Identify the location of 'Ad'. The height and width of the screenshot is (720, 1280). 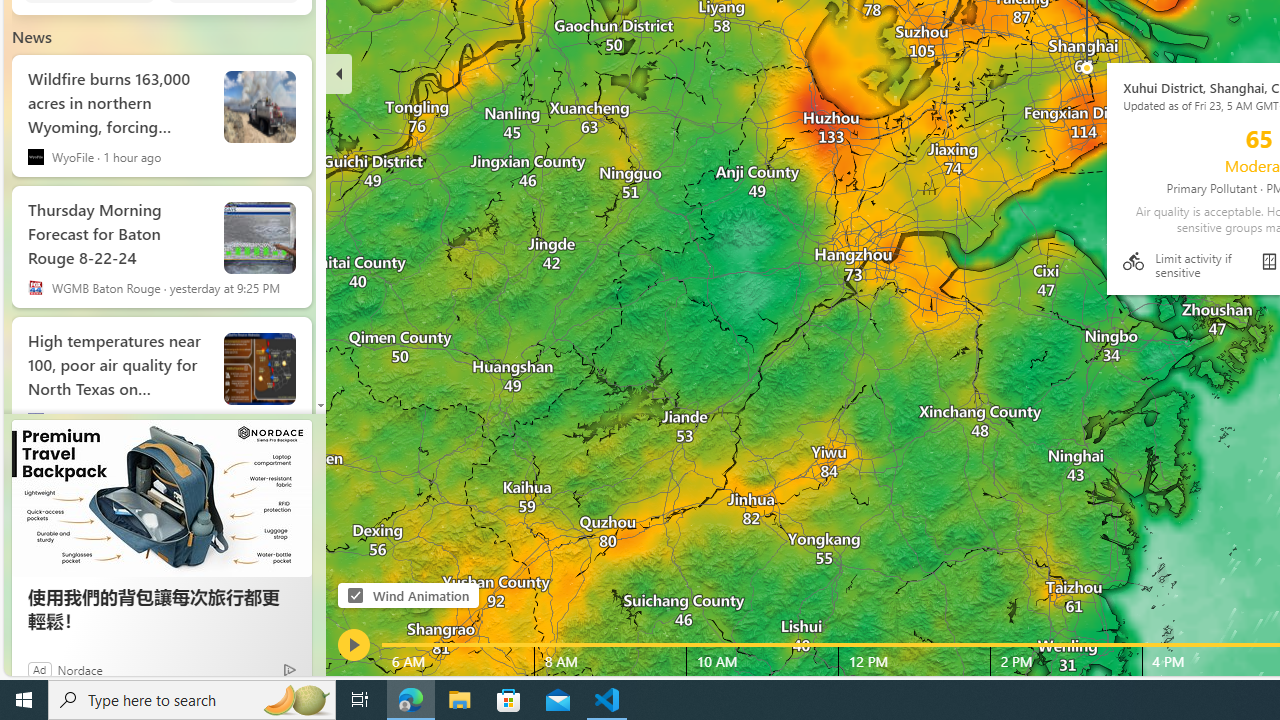
(40, 669).